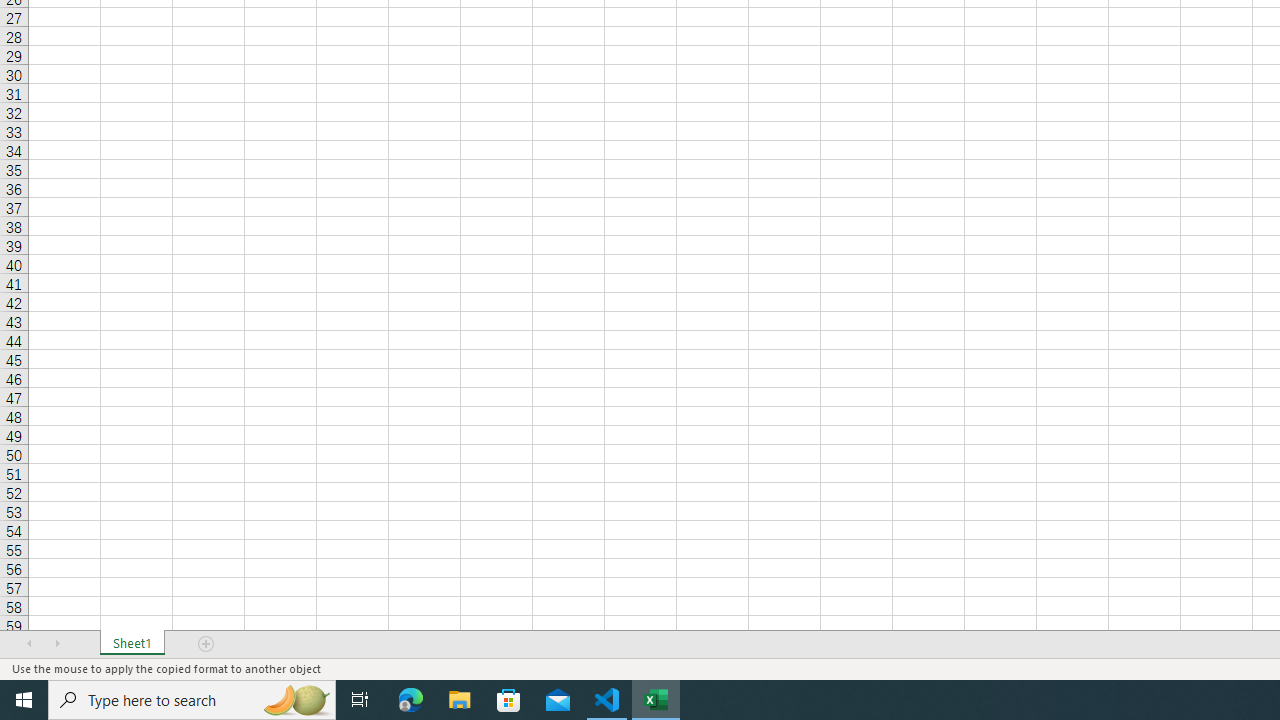 This screenshot has width=1280, height=720. Describe the element at coordinates (29, 644) in the screenshot. I see `'Scroll Left'` at that location.